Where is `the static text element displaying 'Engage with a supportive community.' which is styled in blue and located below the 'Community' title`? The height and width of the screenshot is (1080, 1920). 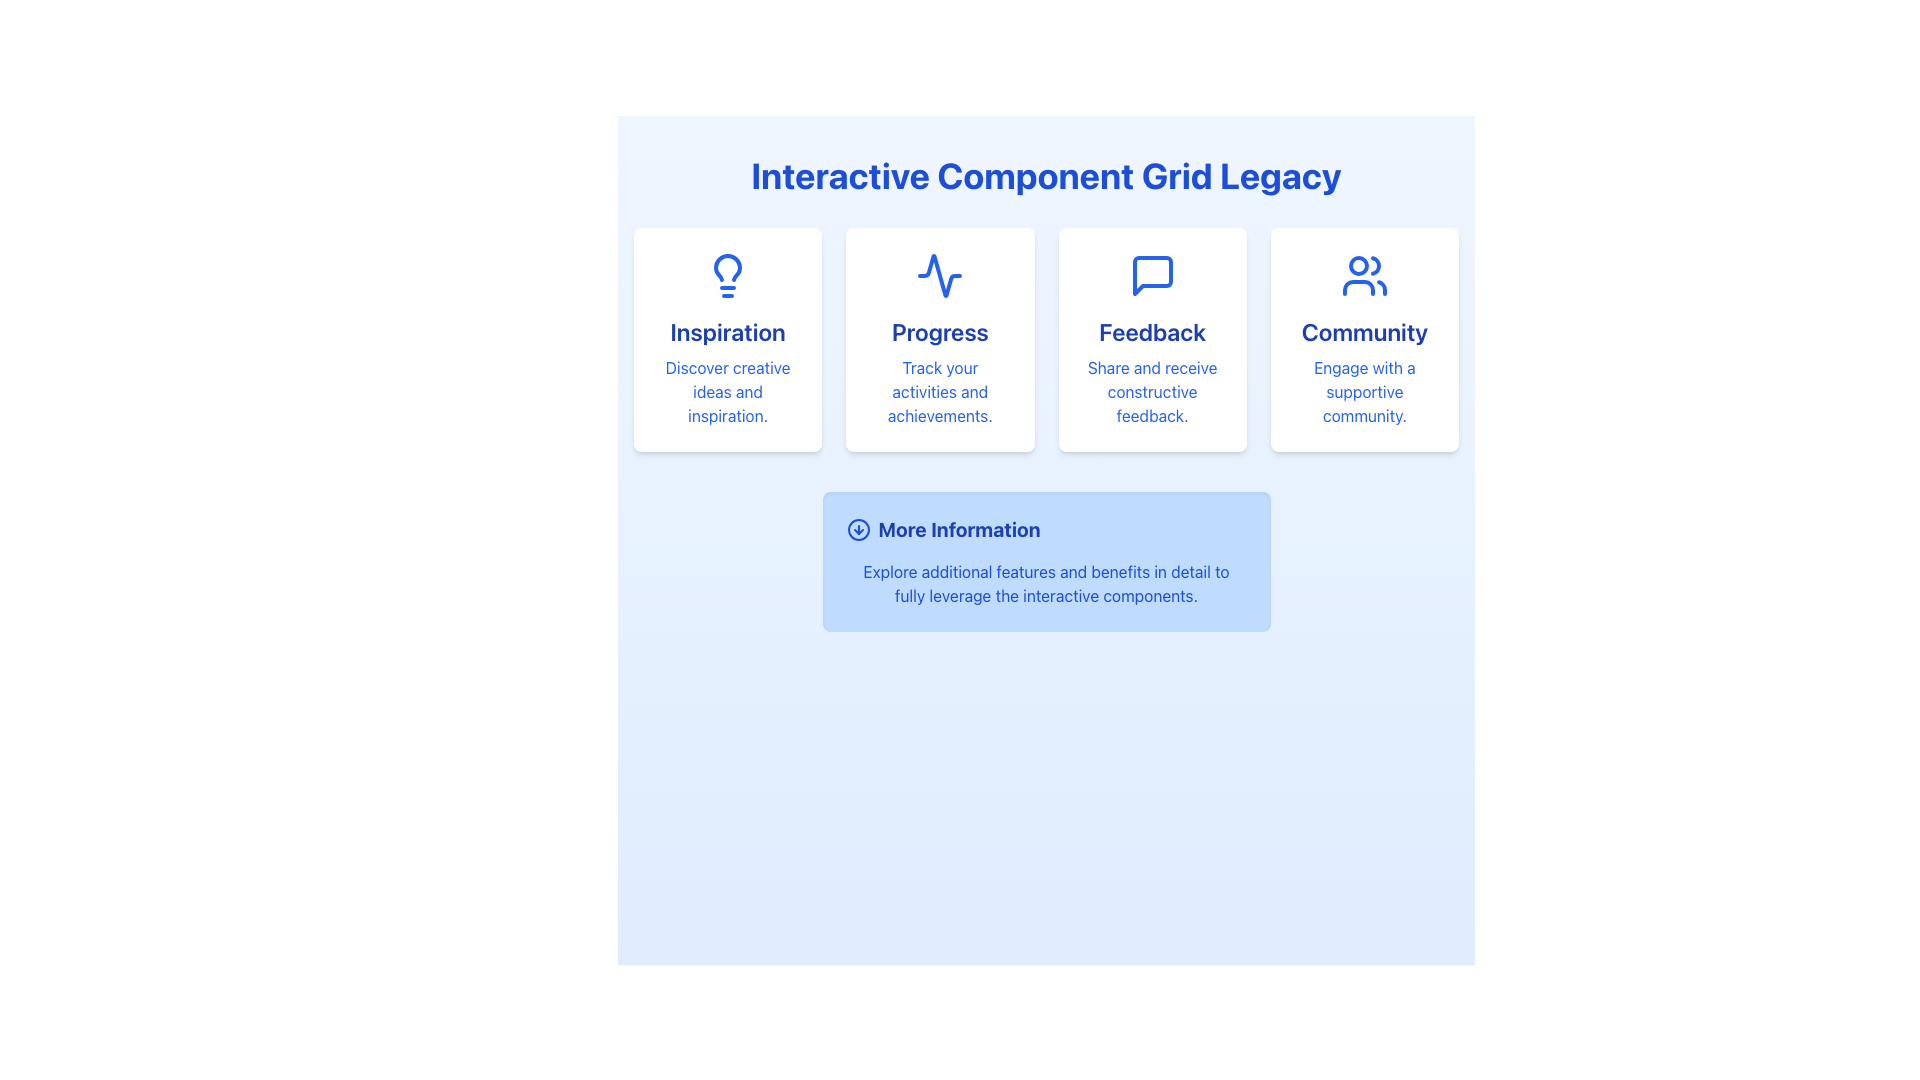 the static text element displaying 'Engage with a supportive community.' which is styled in blue and located below the 'Community' title is located at coordinates (1363, 392).